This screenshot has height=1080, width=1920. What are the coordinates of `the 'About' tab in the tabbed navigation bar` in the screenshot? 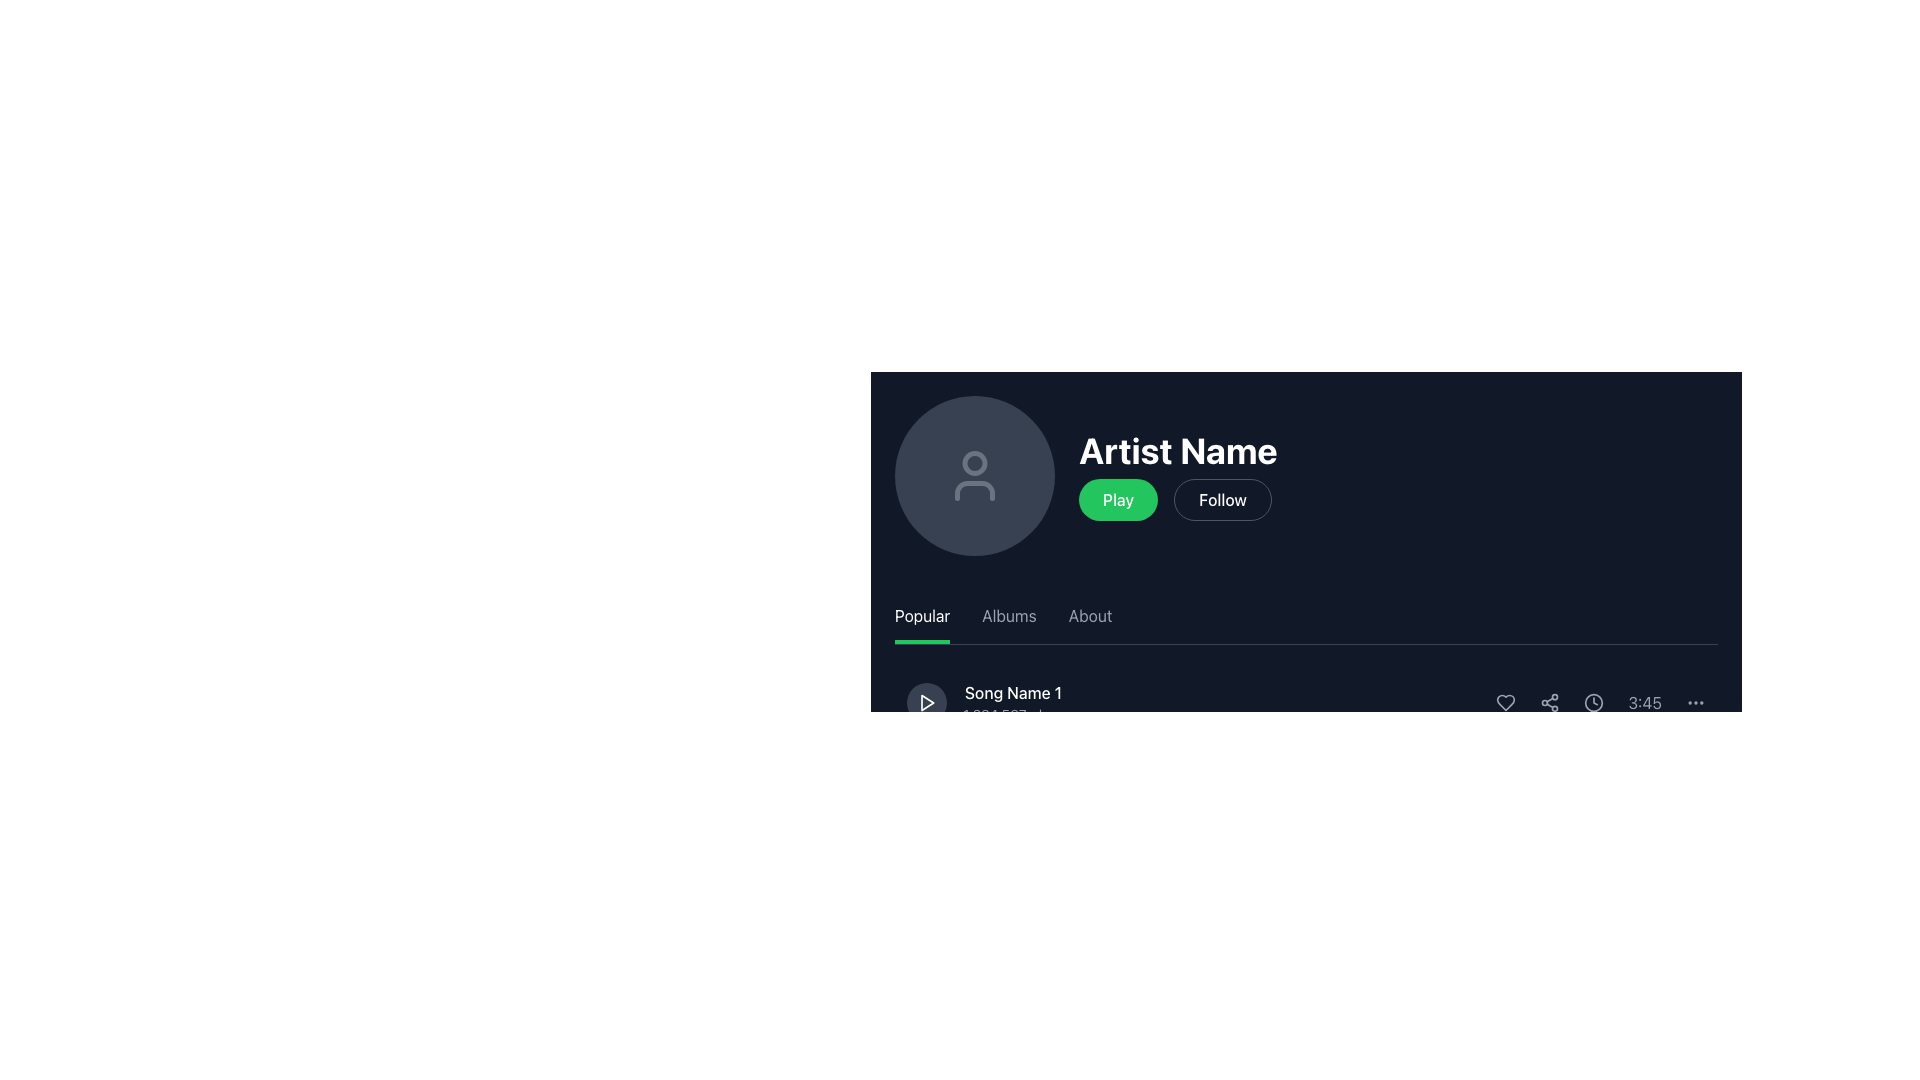 It's located at (1306, 615).